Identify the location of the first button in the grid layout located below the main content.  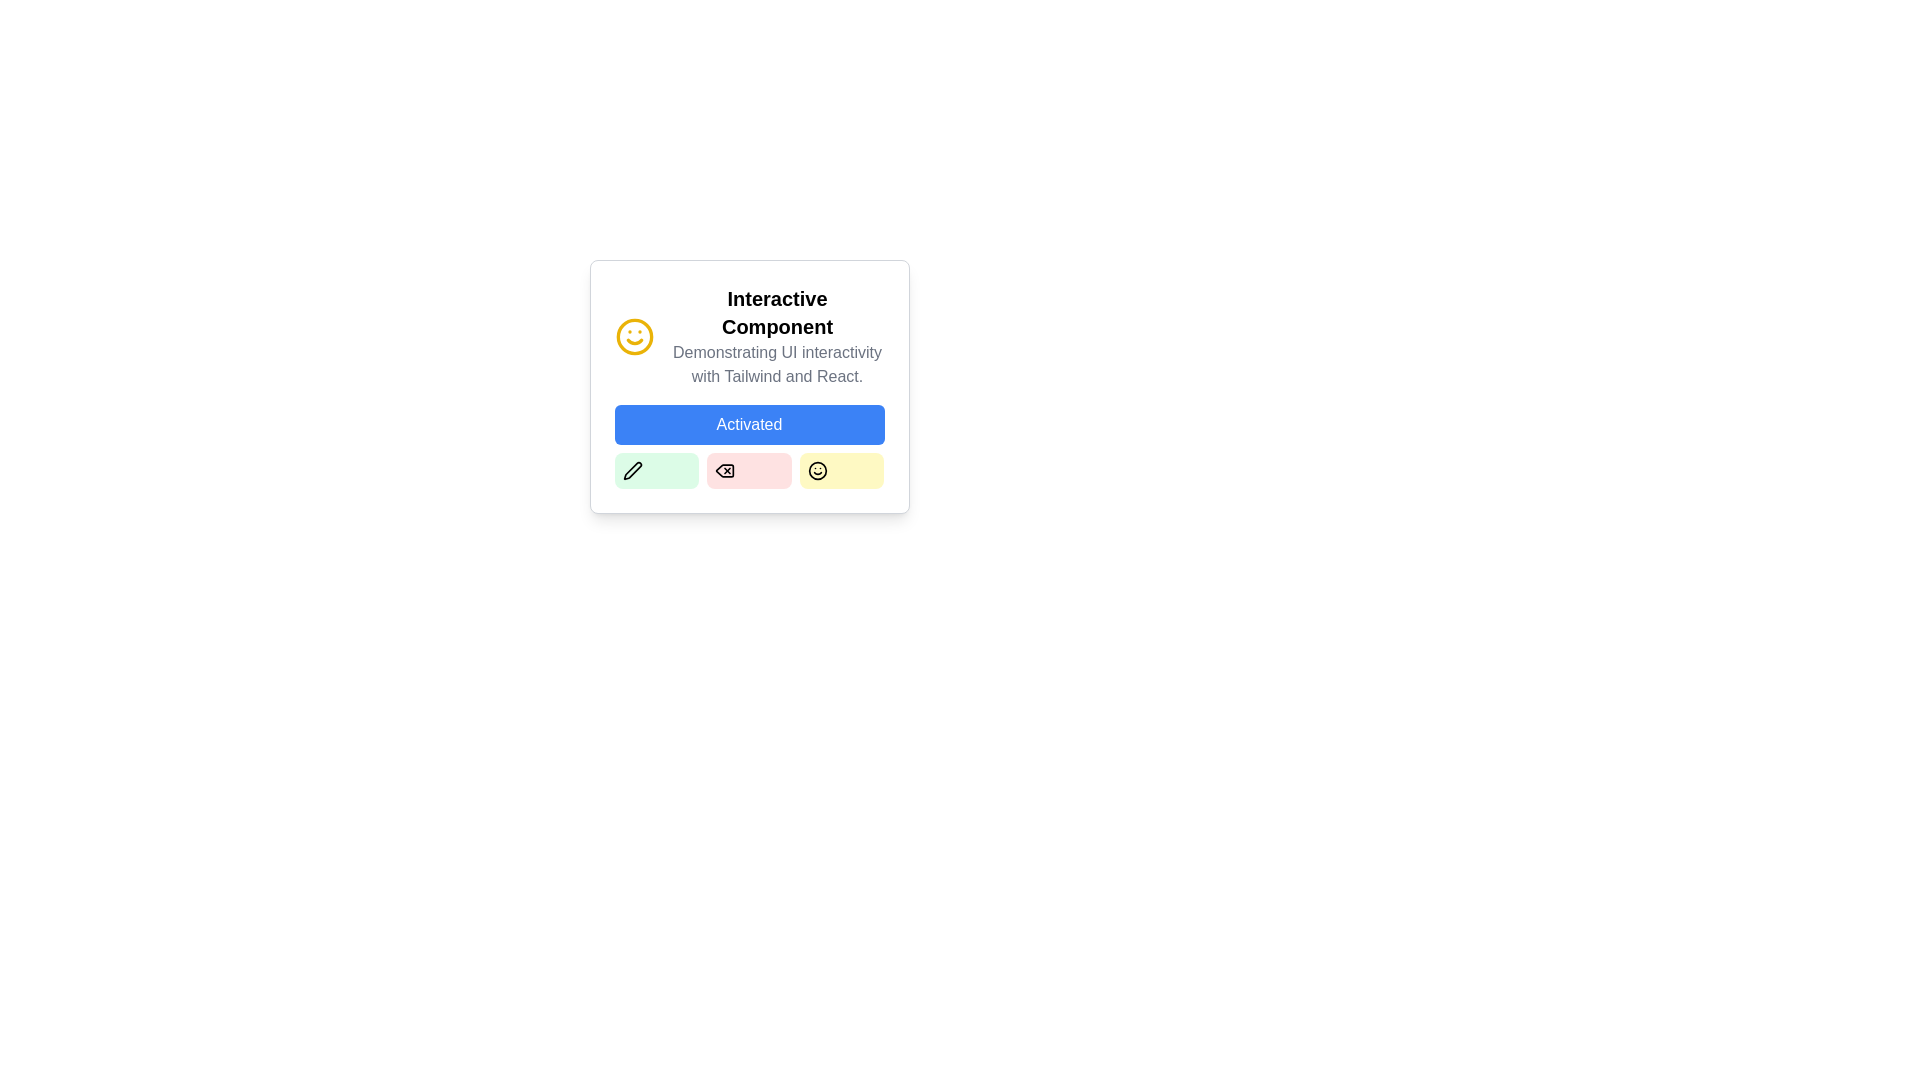
(656, 470).